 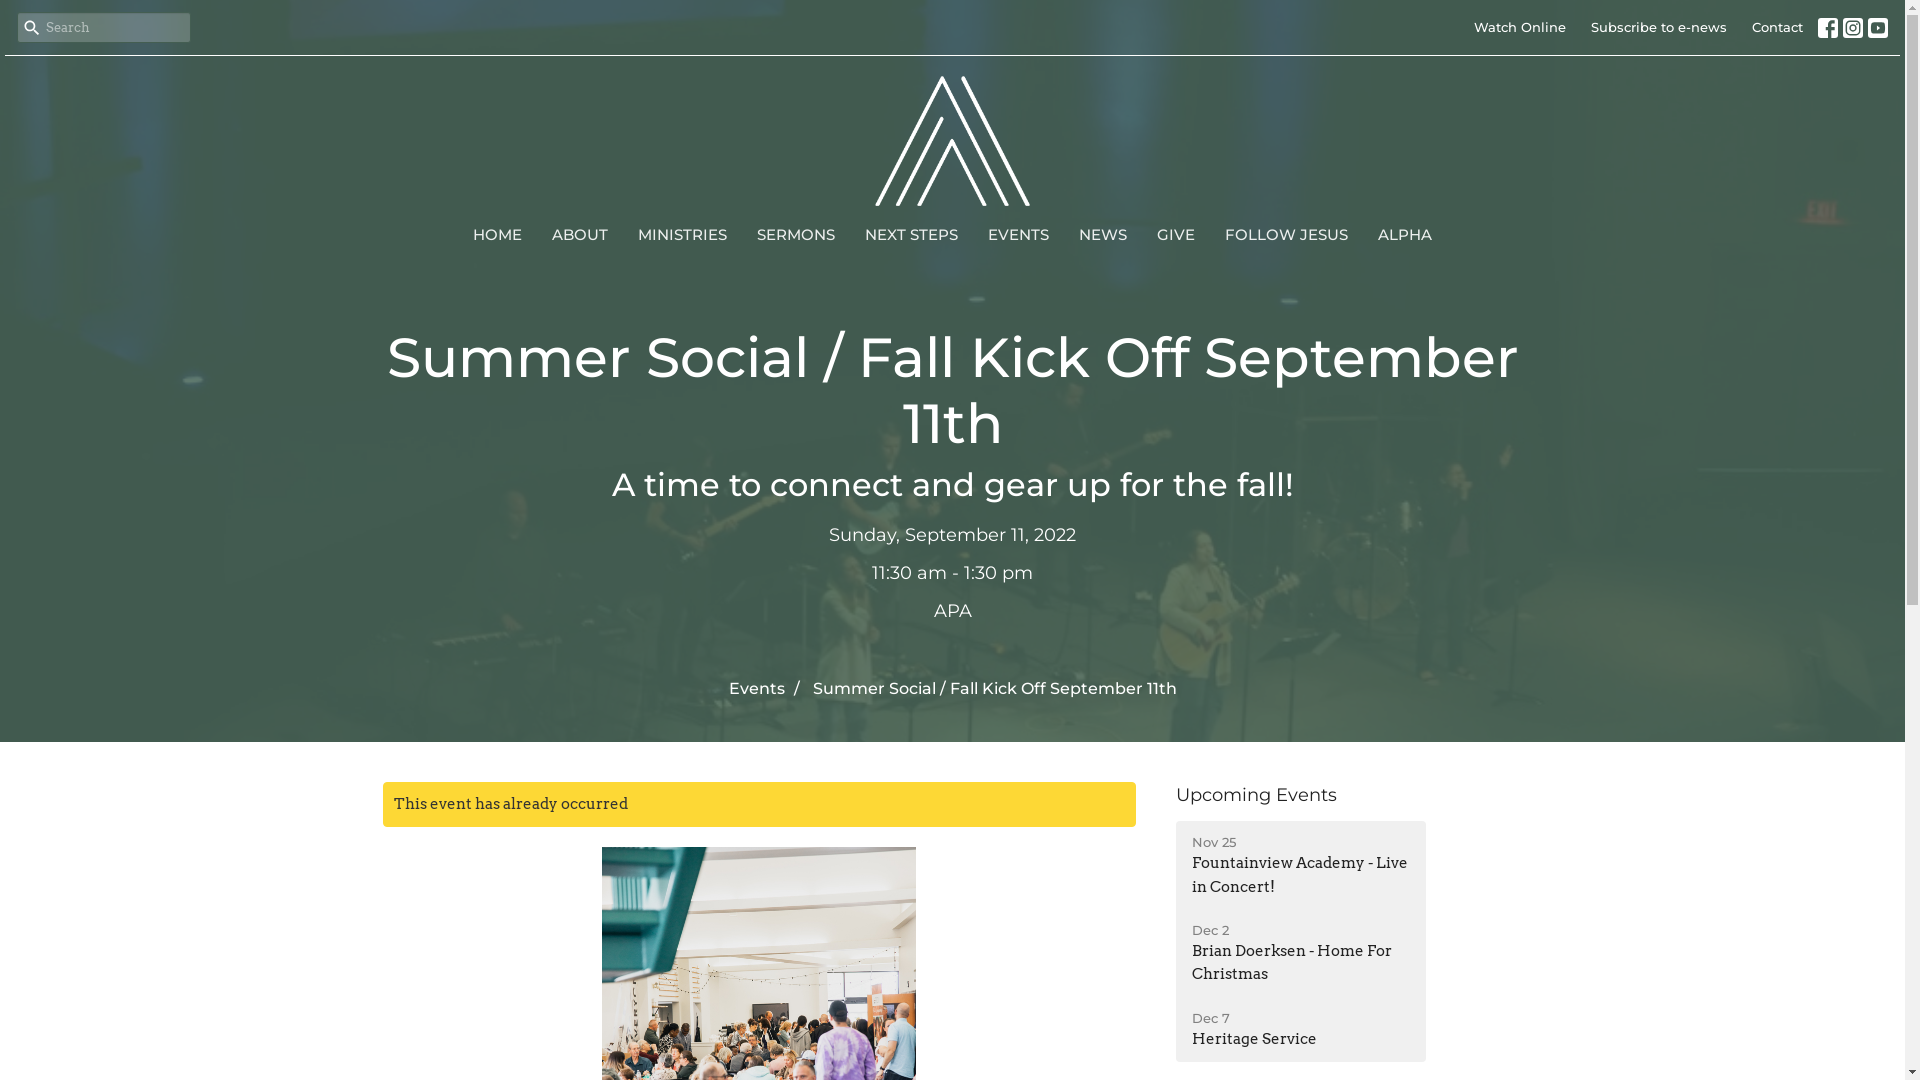 What do you see at coordinates (1156, 233) in the screenshot?
I see `'GIVE'` at bounding box center [1156, 233].